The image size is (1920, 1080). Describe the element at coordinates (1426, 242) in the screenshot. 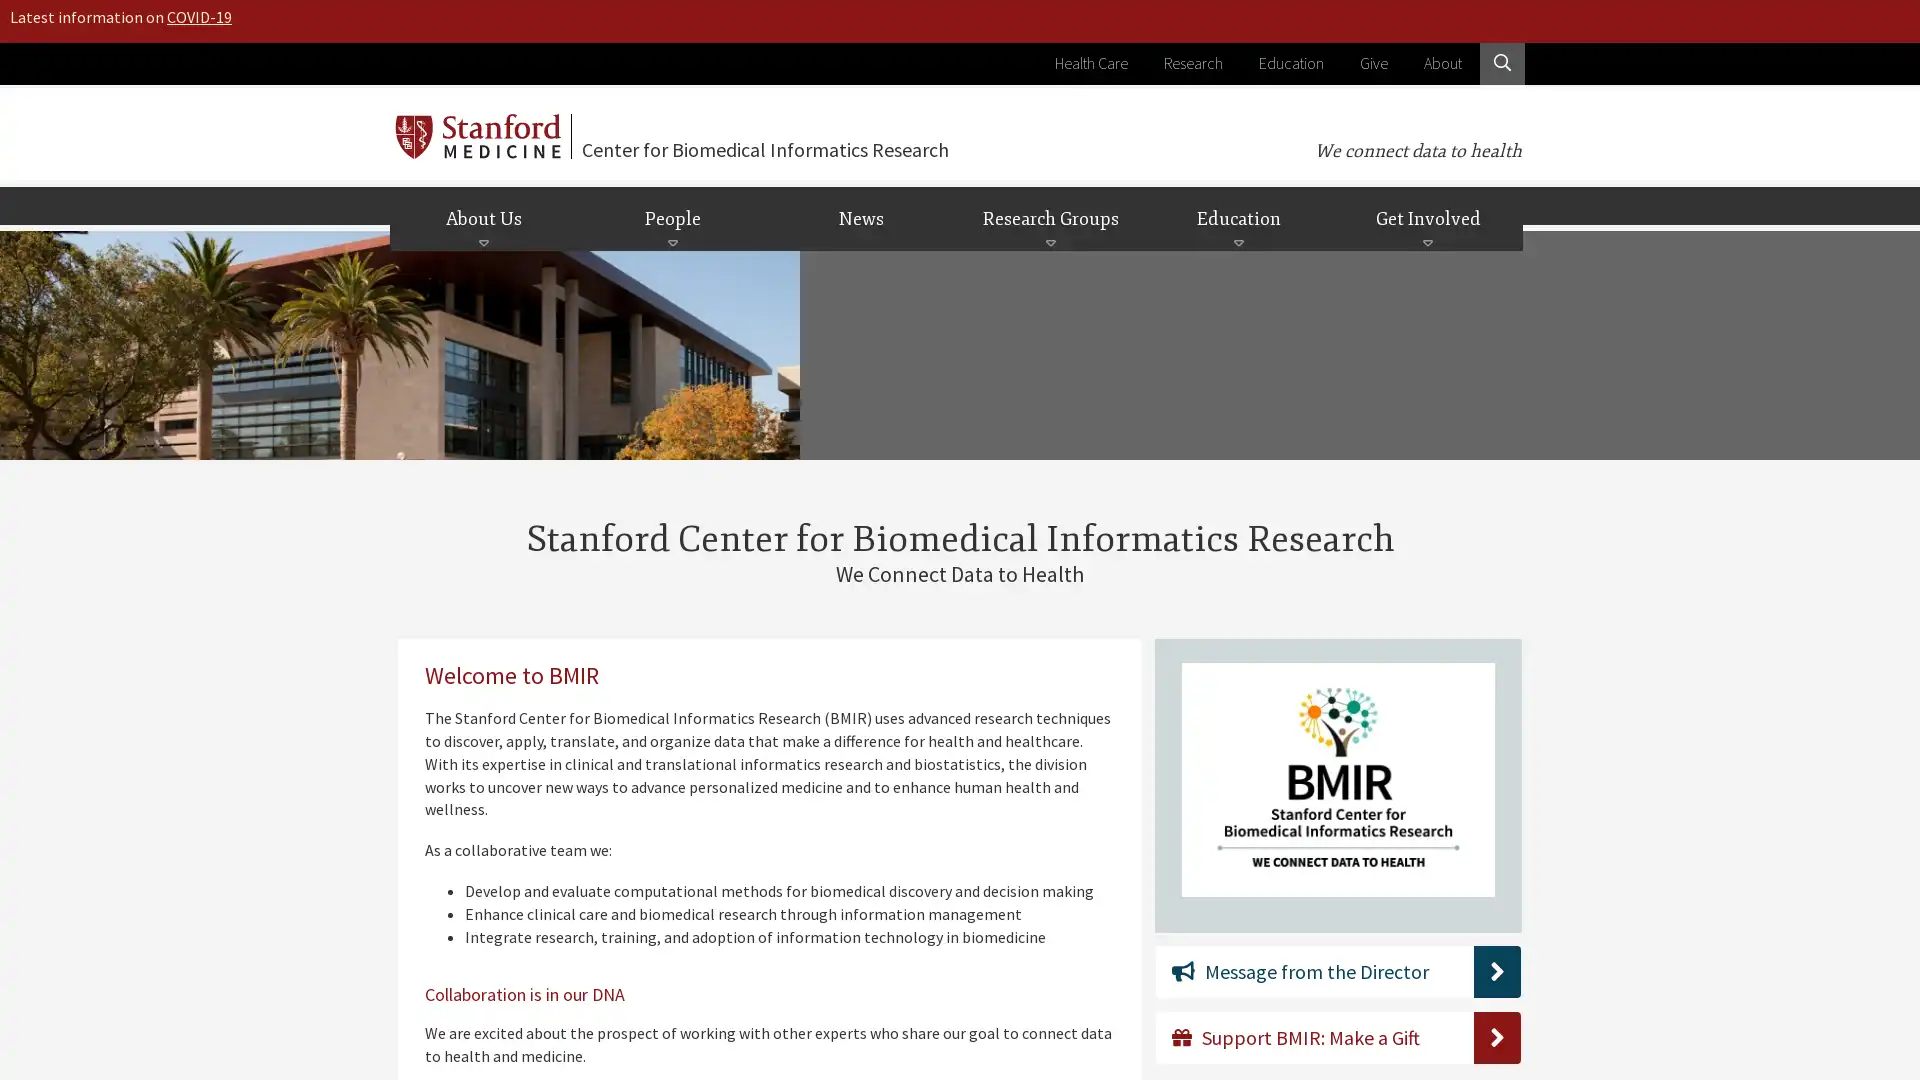

I see `open` at that location.